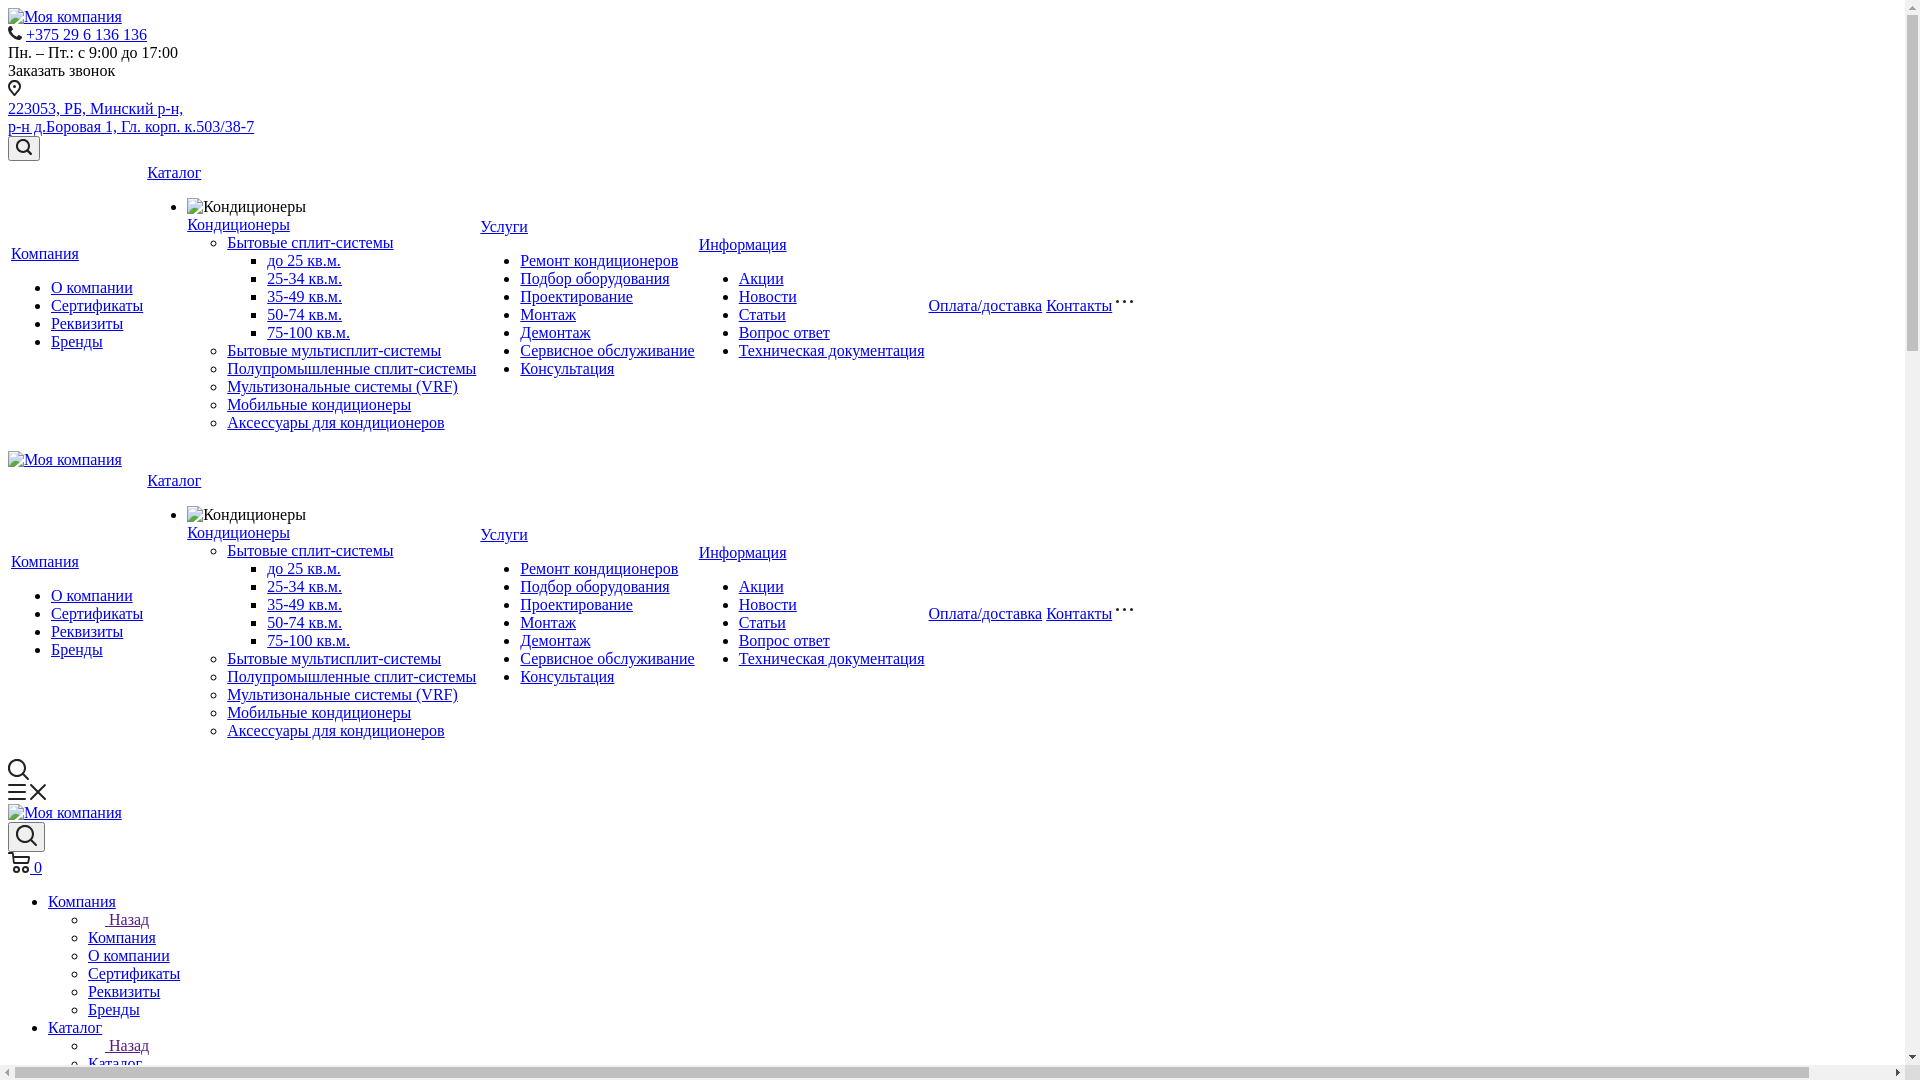 The height and width of the screenshot is (1080, 1920). Describe the element at coordinates (85, 34) in the screenshot. I see `'+375 29 6 136 136'` at that location.